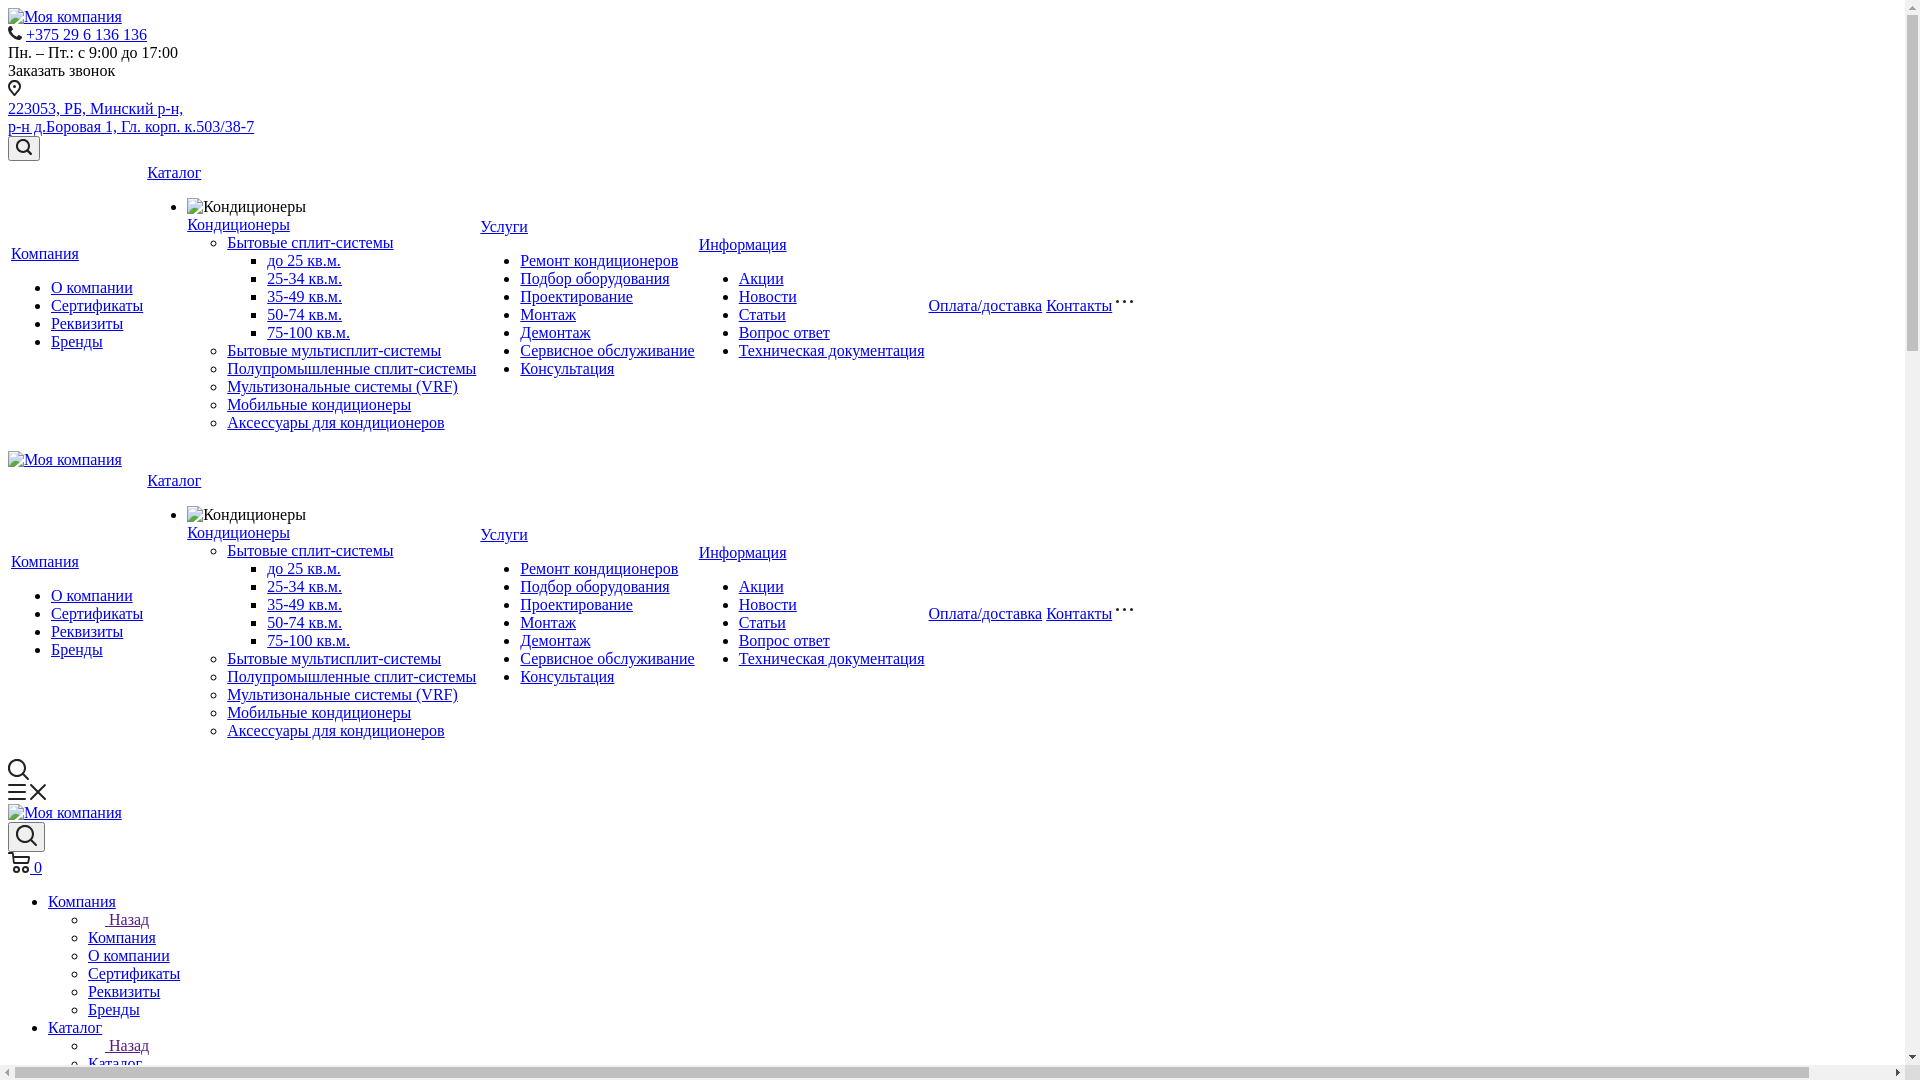 The height and width of the screenshot is (1080, 1920). Describe the element at coordinates (85, 34) in the screenshot. I see `'+375 29 6 136 136'` at that location.